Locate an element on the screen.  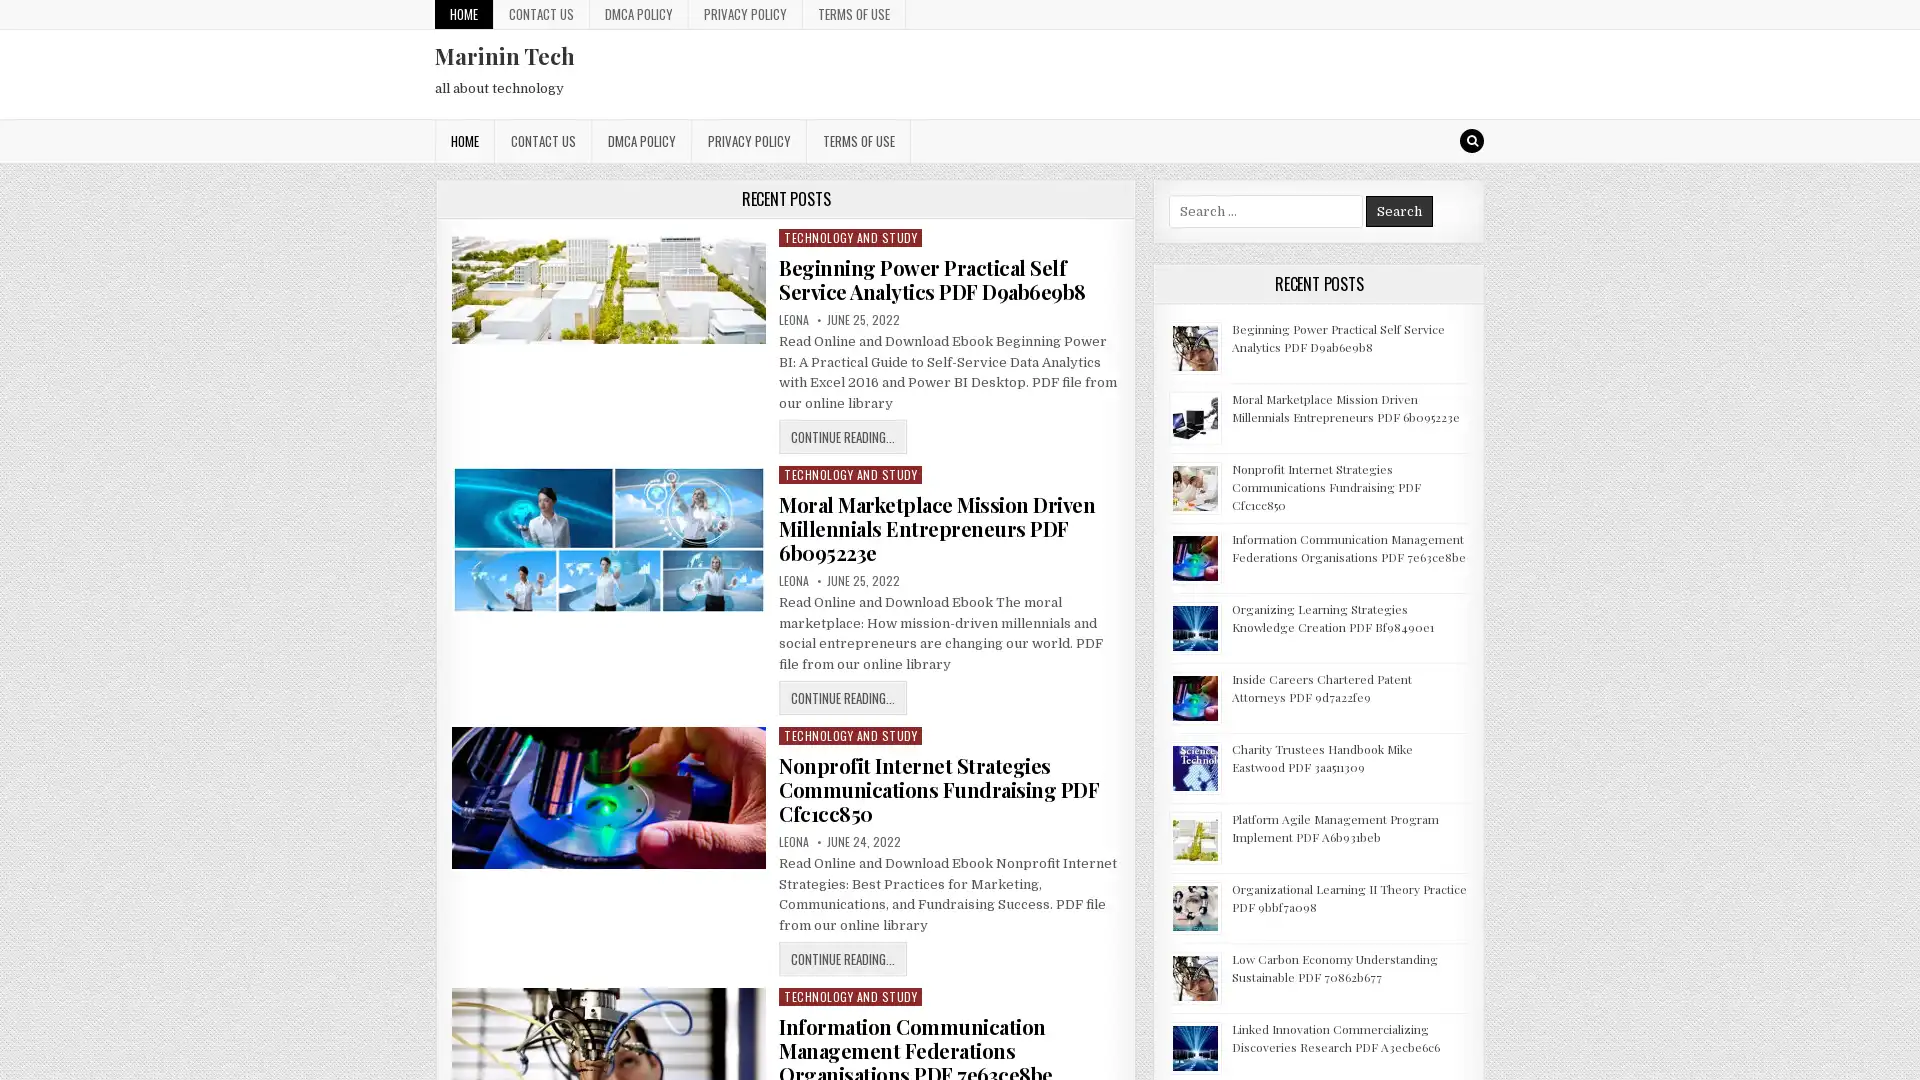
Search is located at coordinates (1398, 211).